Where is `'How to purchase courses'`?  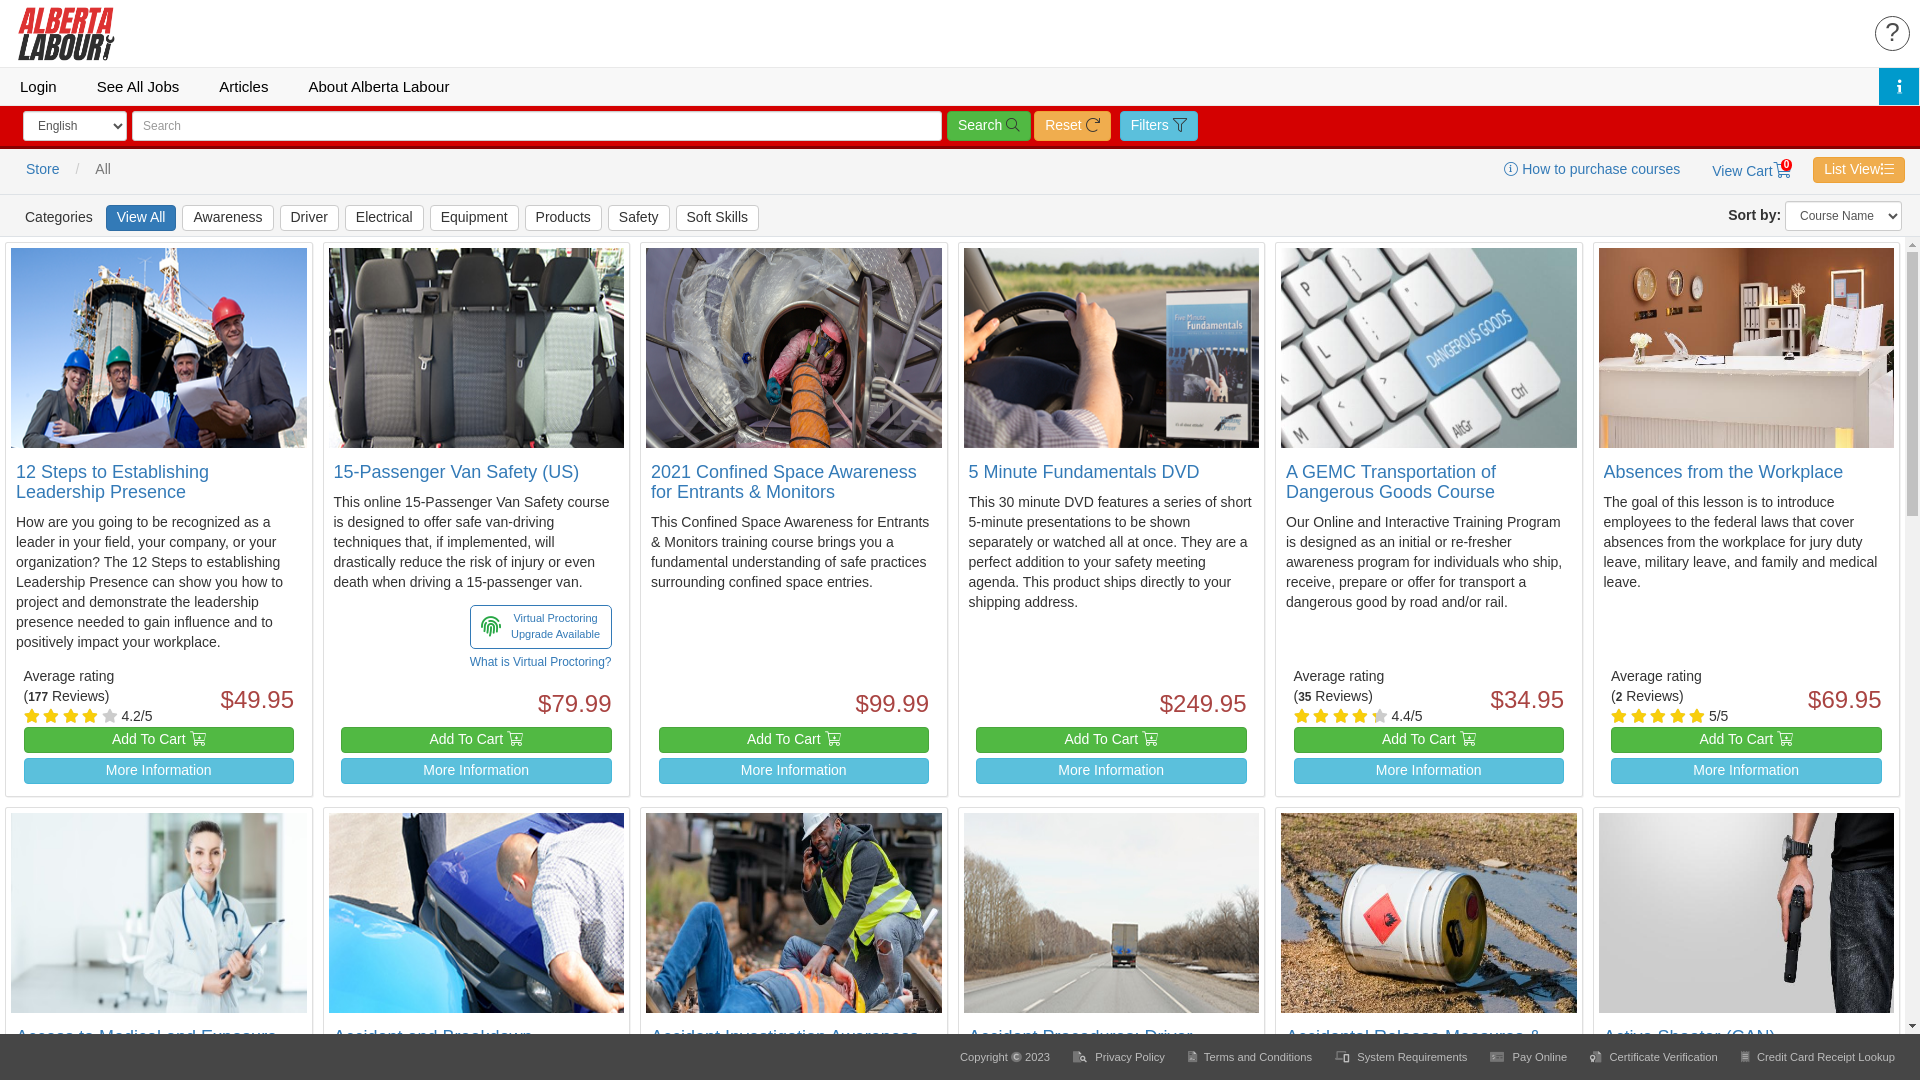
'How to purchase courses' is located at coordinates (1591, 168).